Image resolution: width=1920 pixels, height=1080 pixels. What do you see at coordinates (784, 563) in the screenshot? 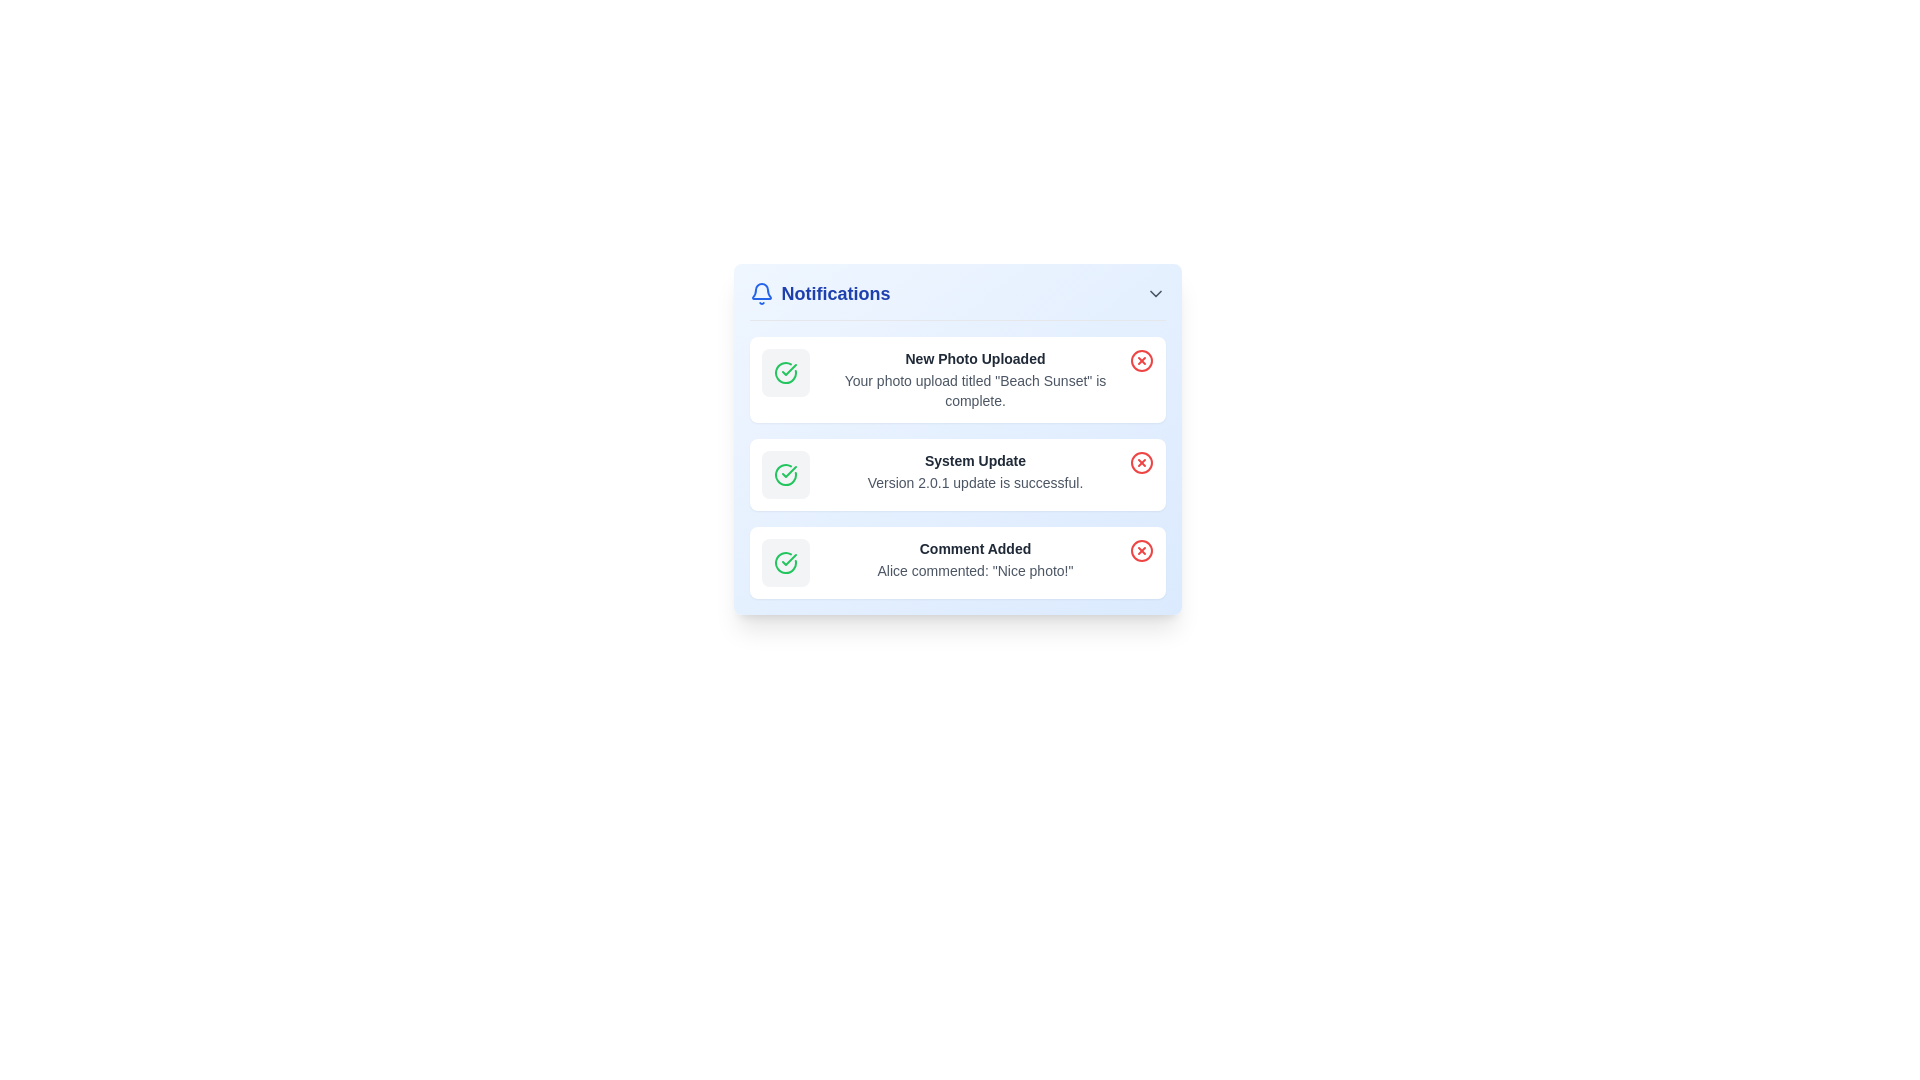
I see `the green circular checkmark icon located within the vertically stacked notification list` at bounding box center [784, 563].